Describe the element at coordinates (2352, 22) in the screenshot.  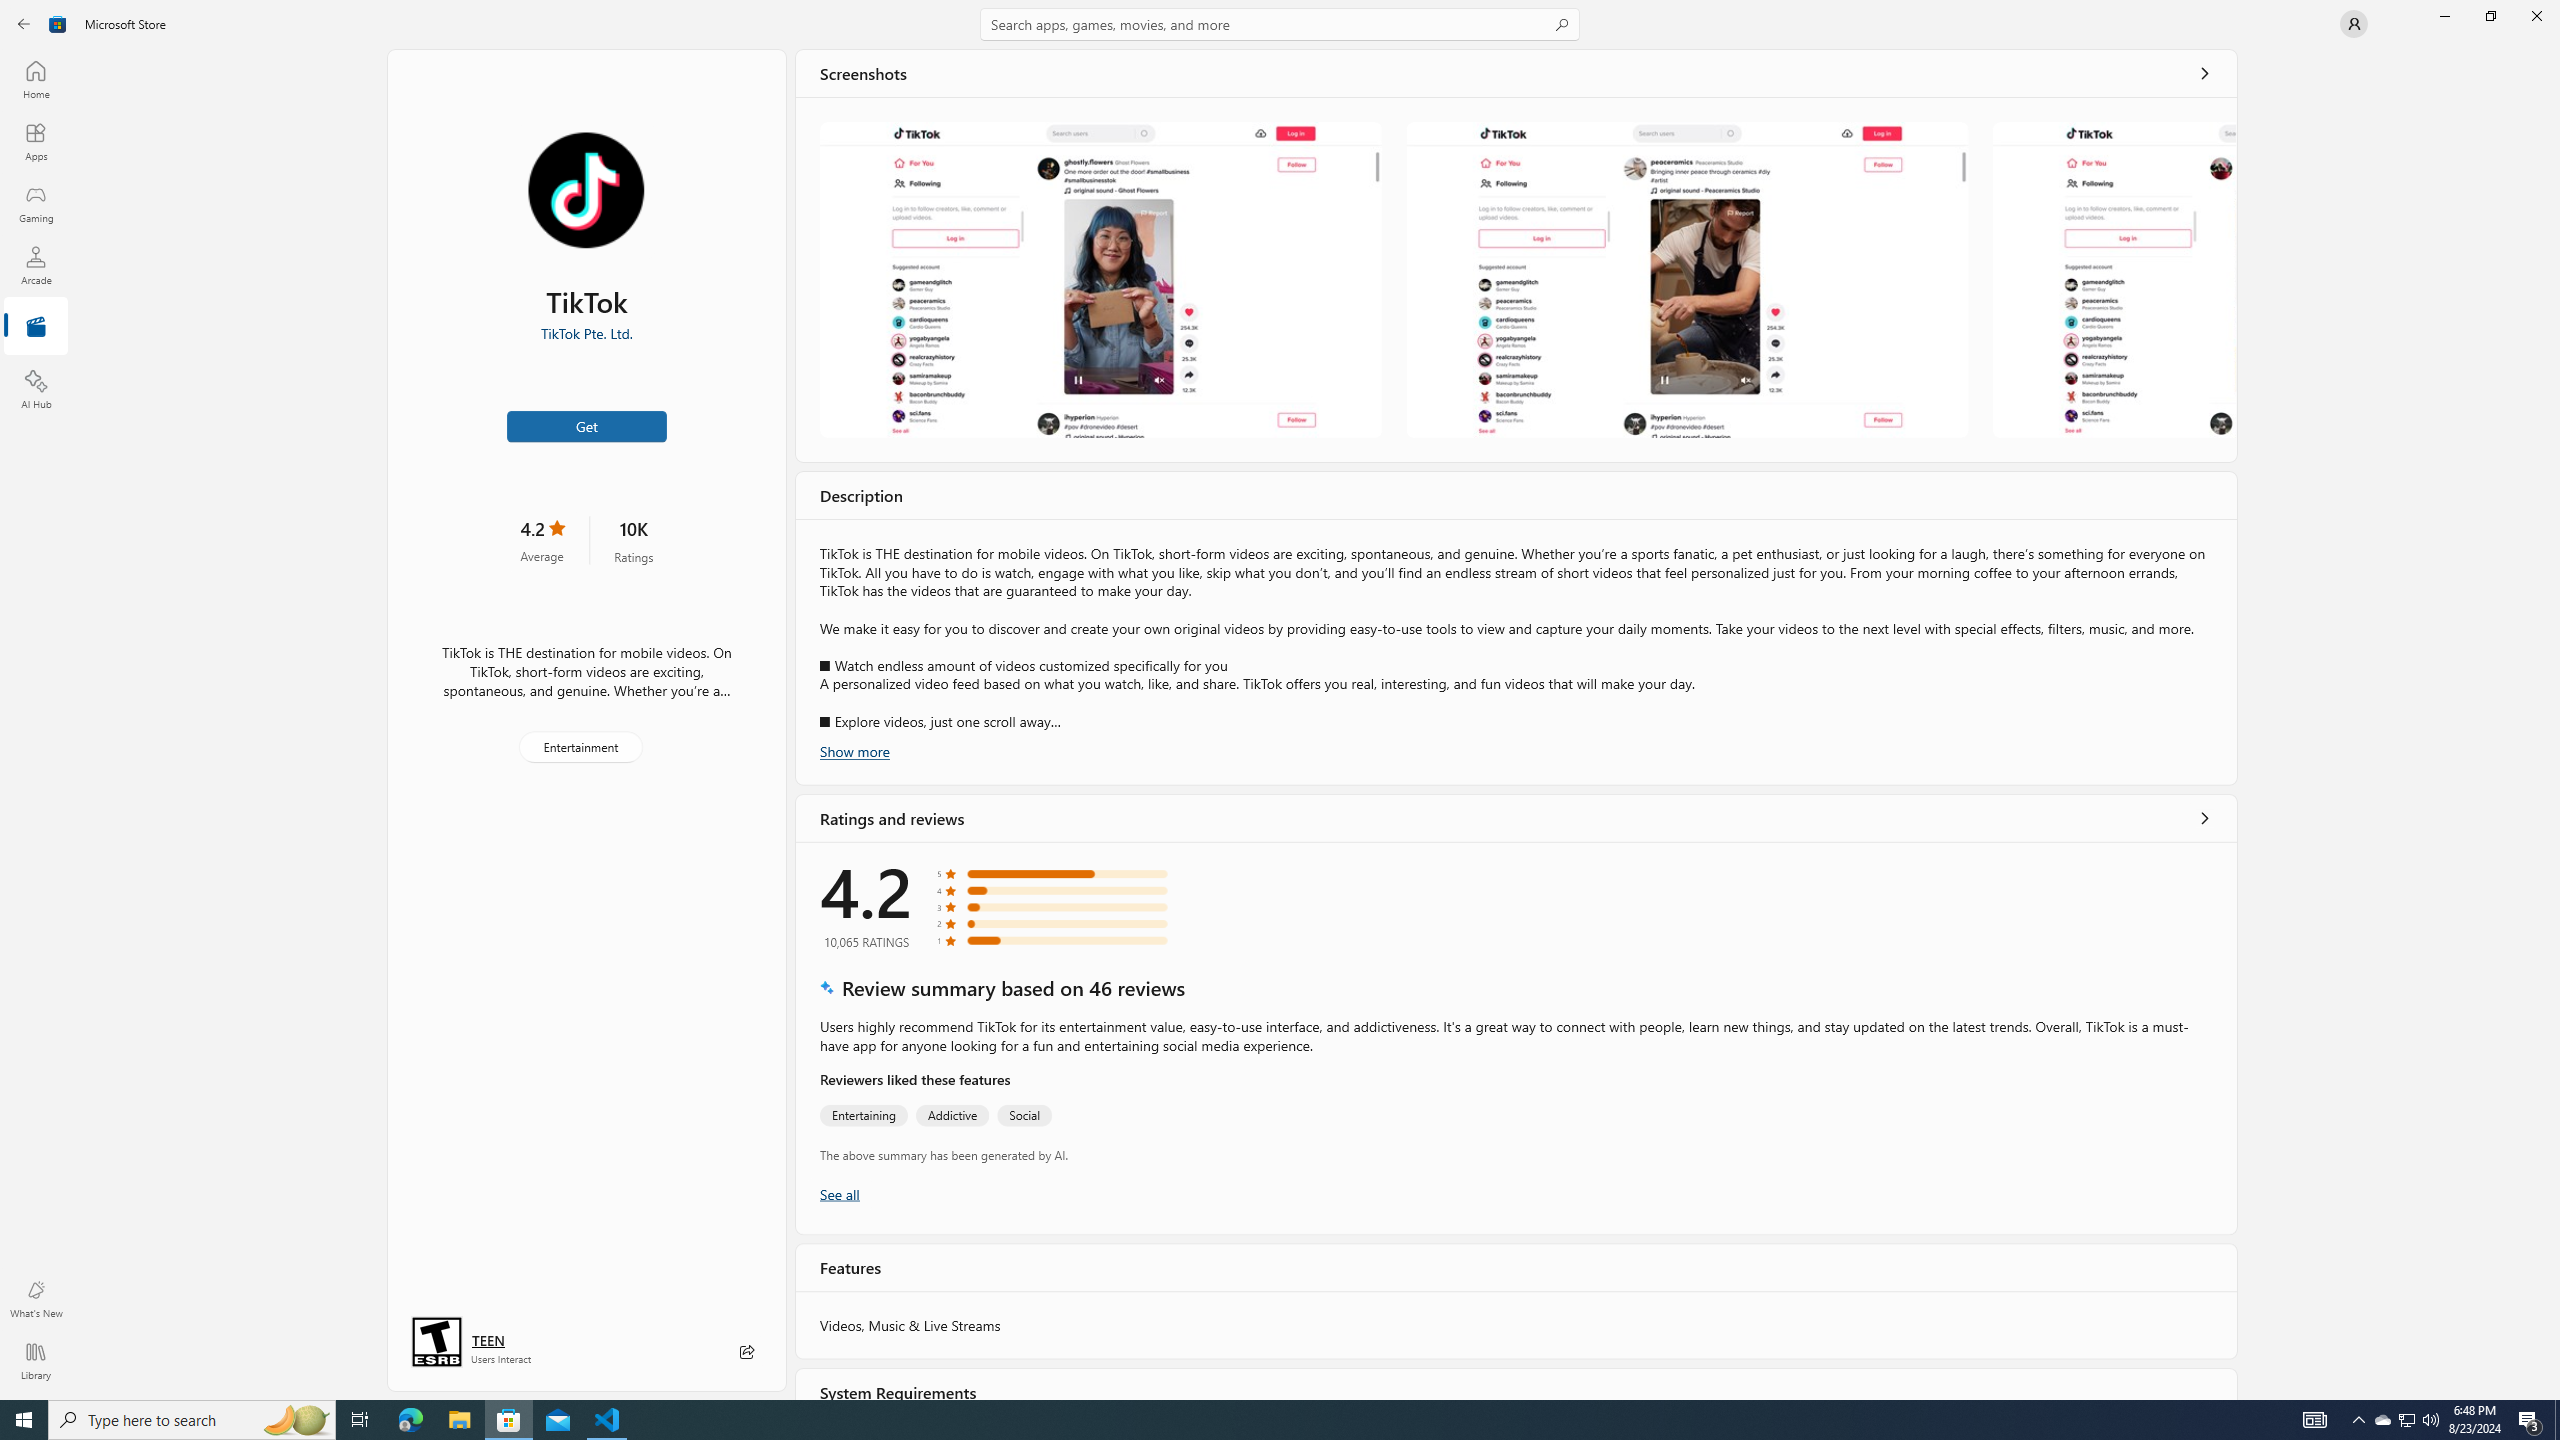
I see `'User profile'` at that location.